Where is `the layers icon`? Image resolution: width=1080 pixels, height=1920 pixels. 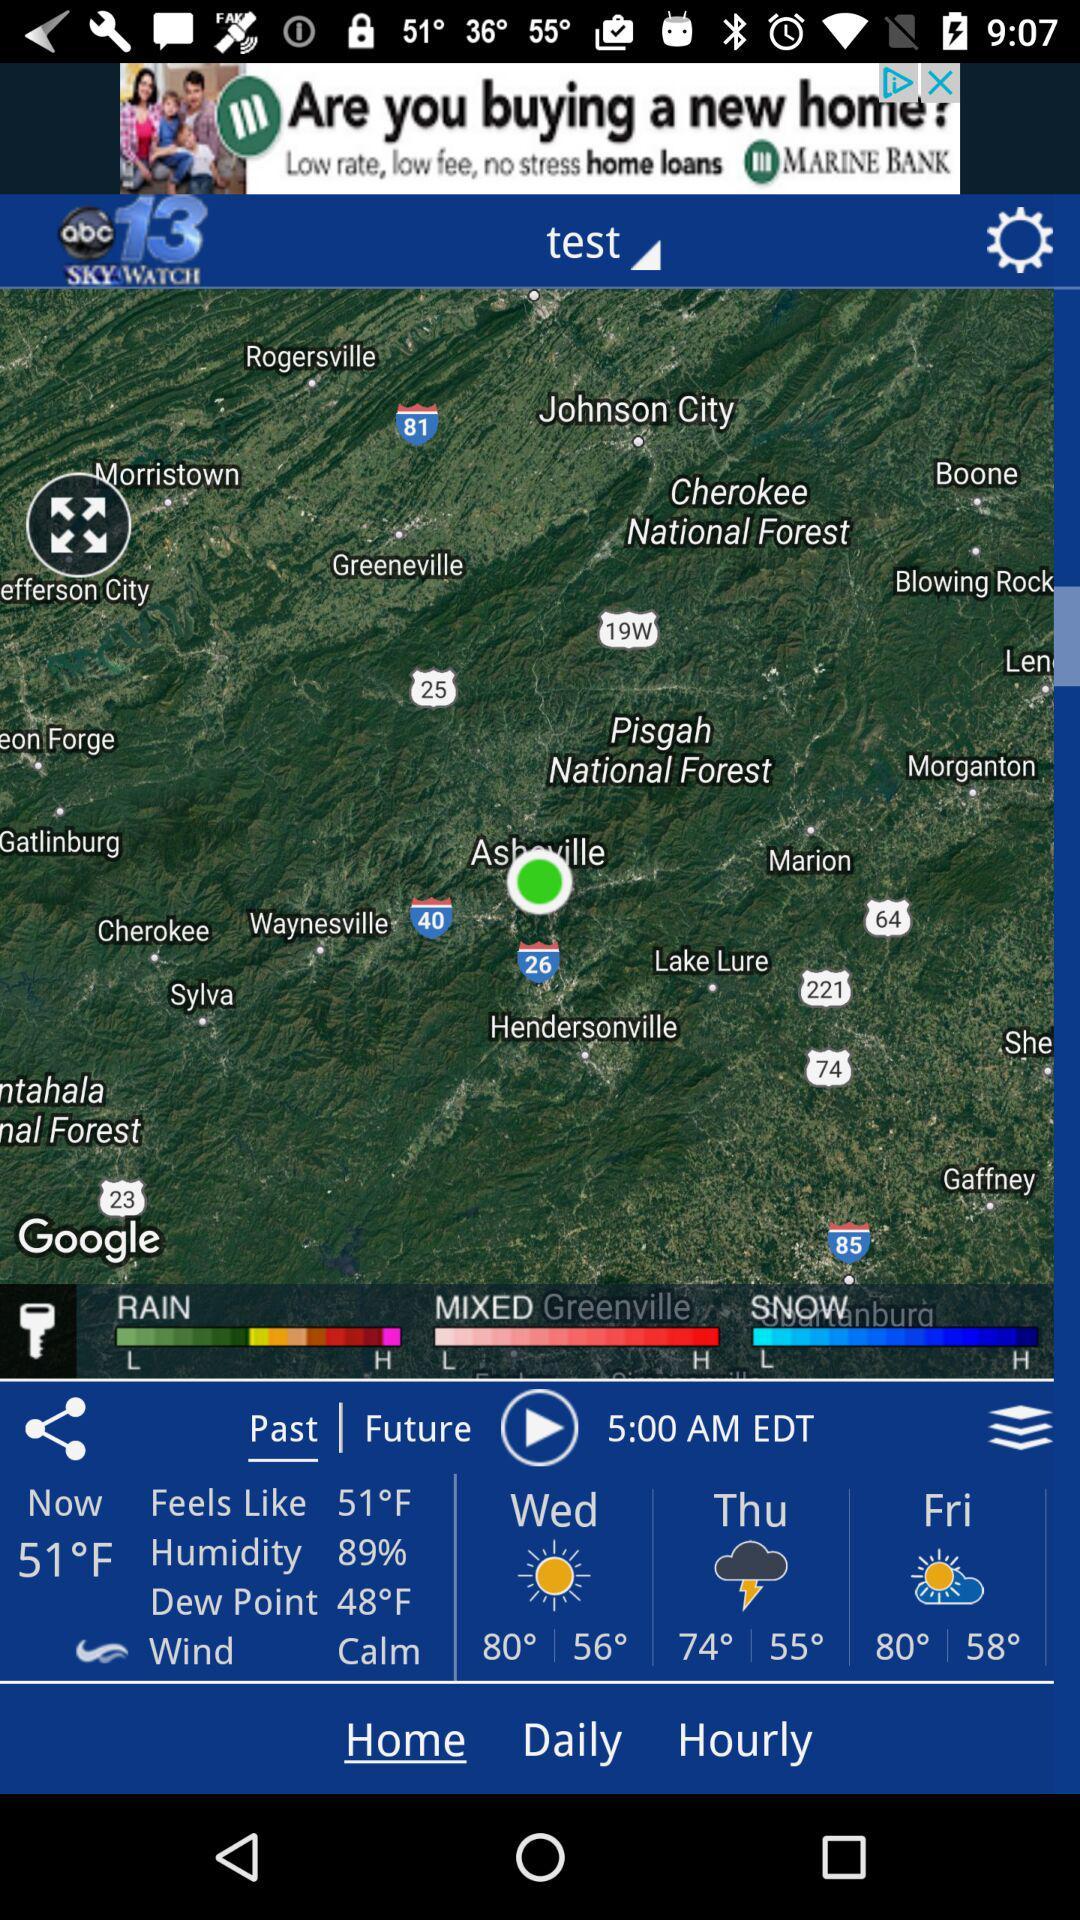
the layers icon is located at coordinates (1020, 1426).